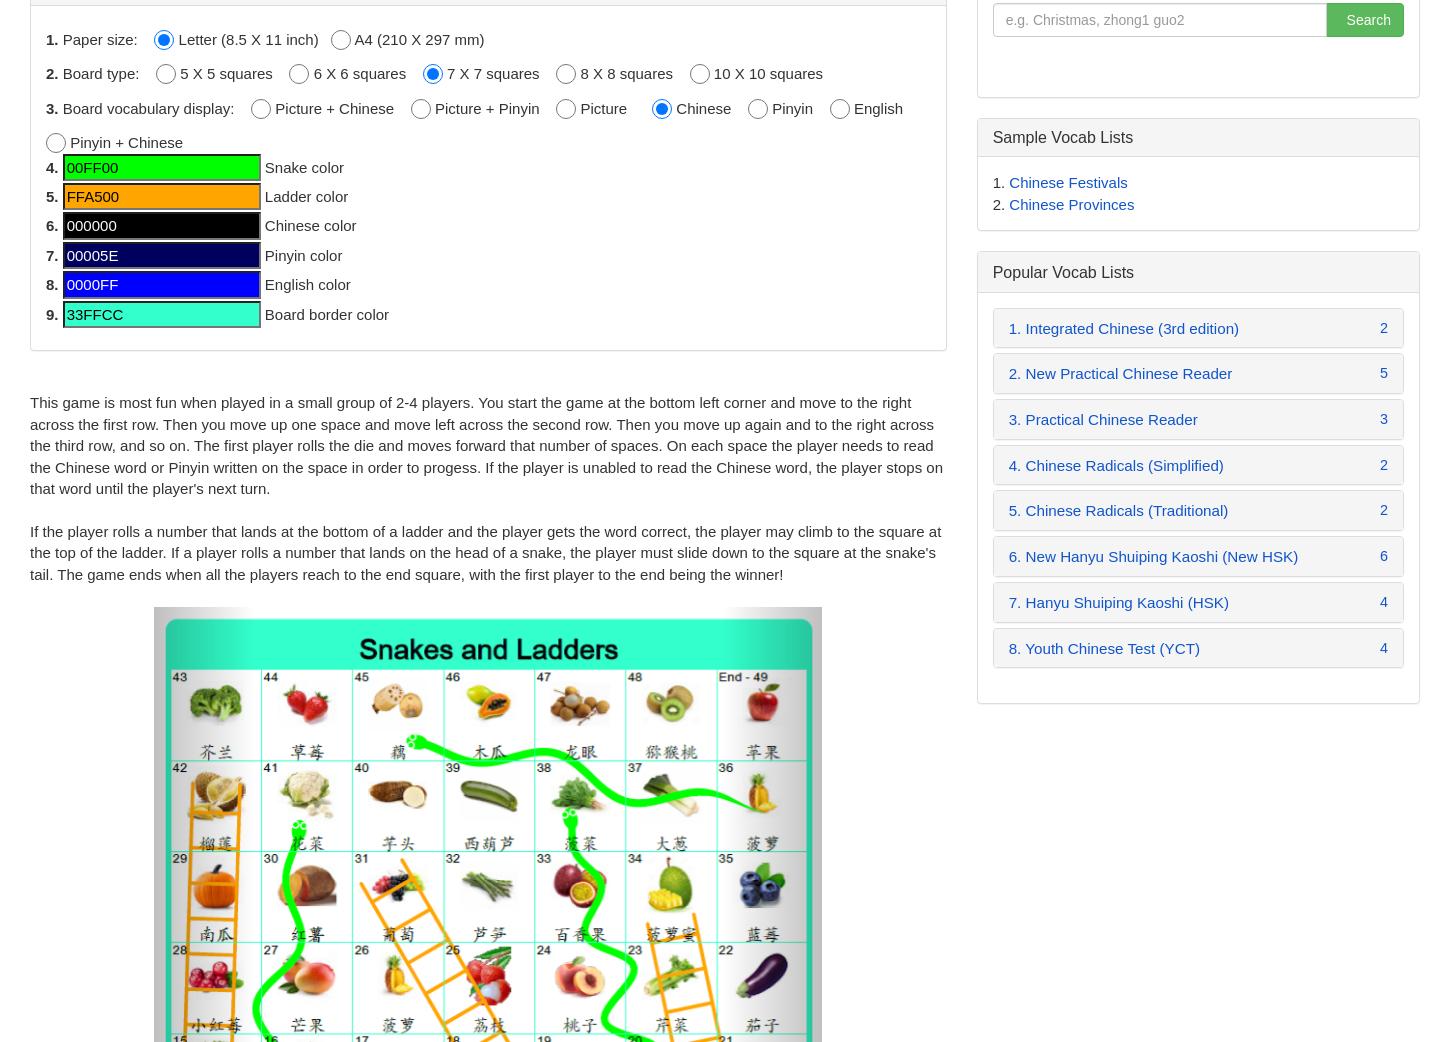  I want to click on '6. New Hanyu Shuiping Kaoshi (New HSK)', so click(1152, 555).